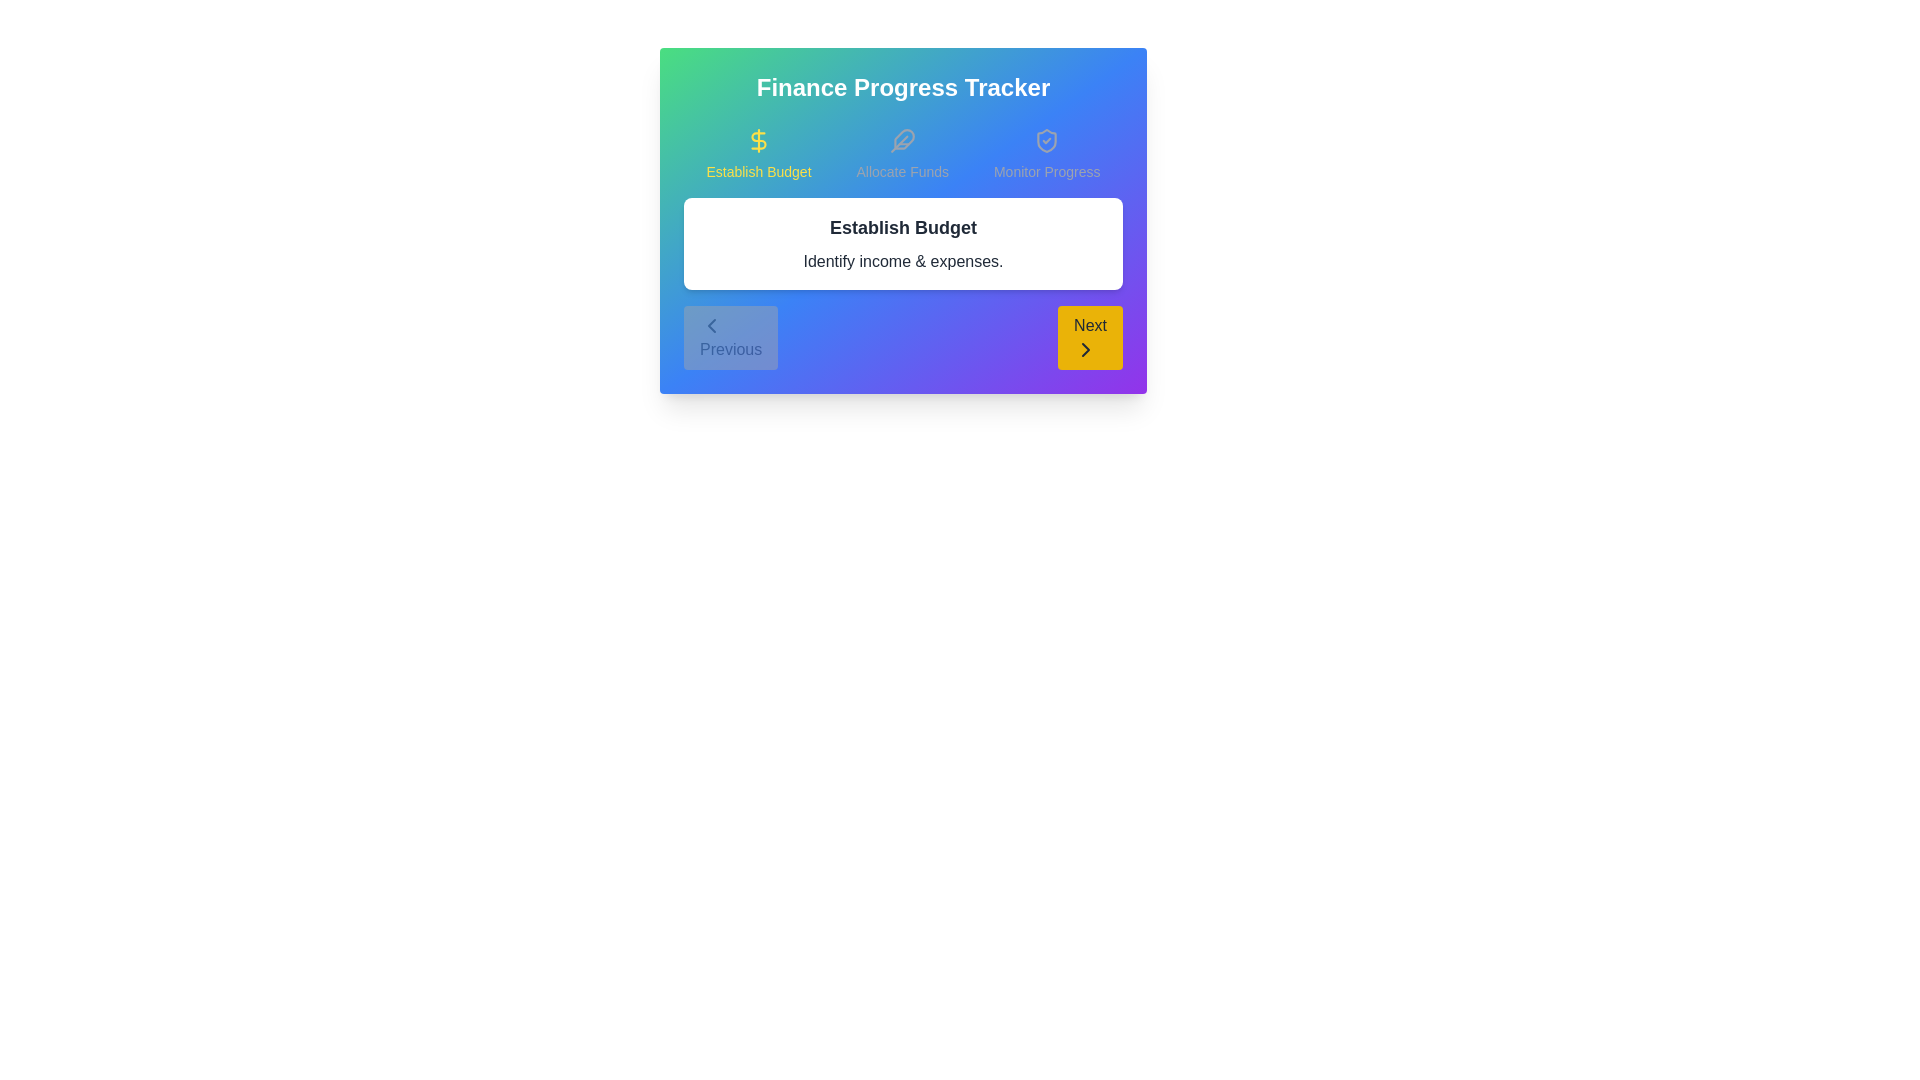 Image resolution: width=1920 pixels, height=1080 pixels. Describe the element at coordinates (757, 153) in the screenshot. I see `the process icon for Establish Budget` at that location.